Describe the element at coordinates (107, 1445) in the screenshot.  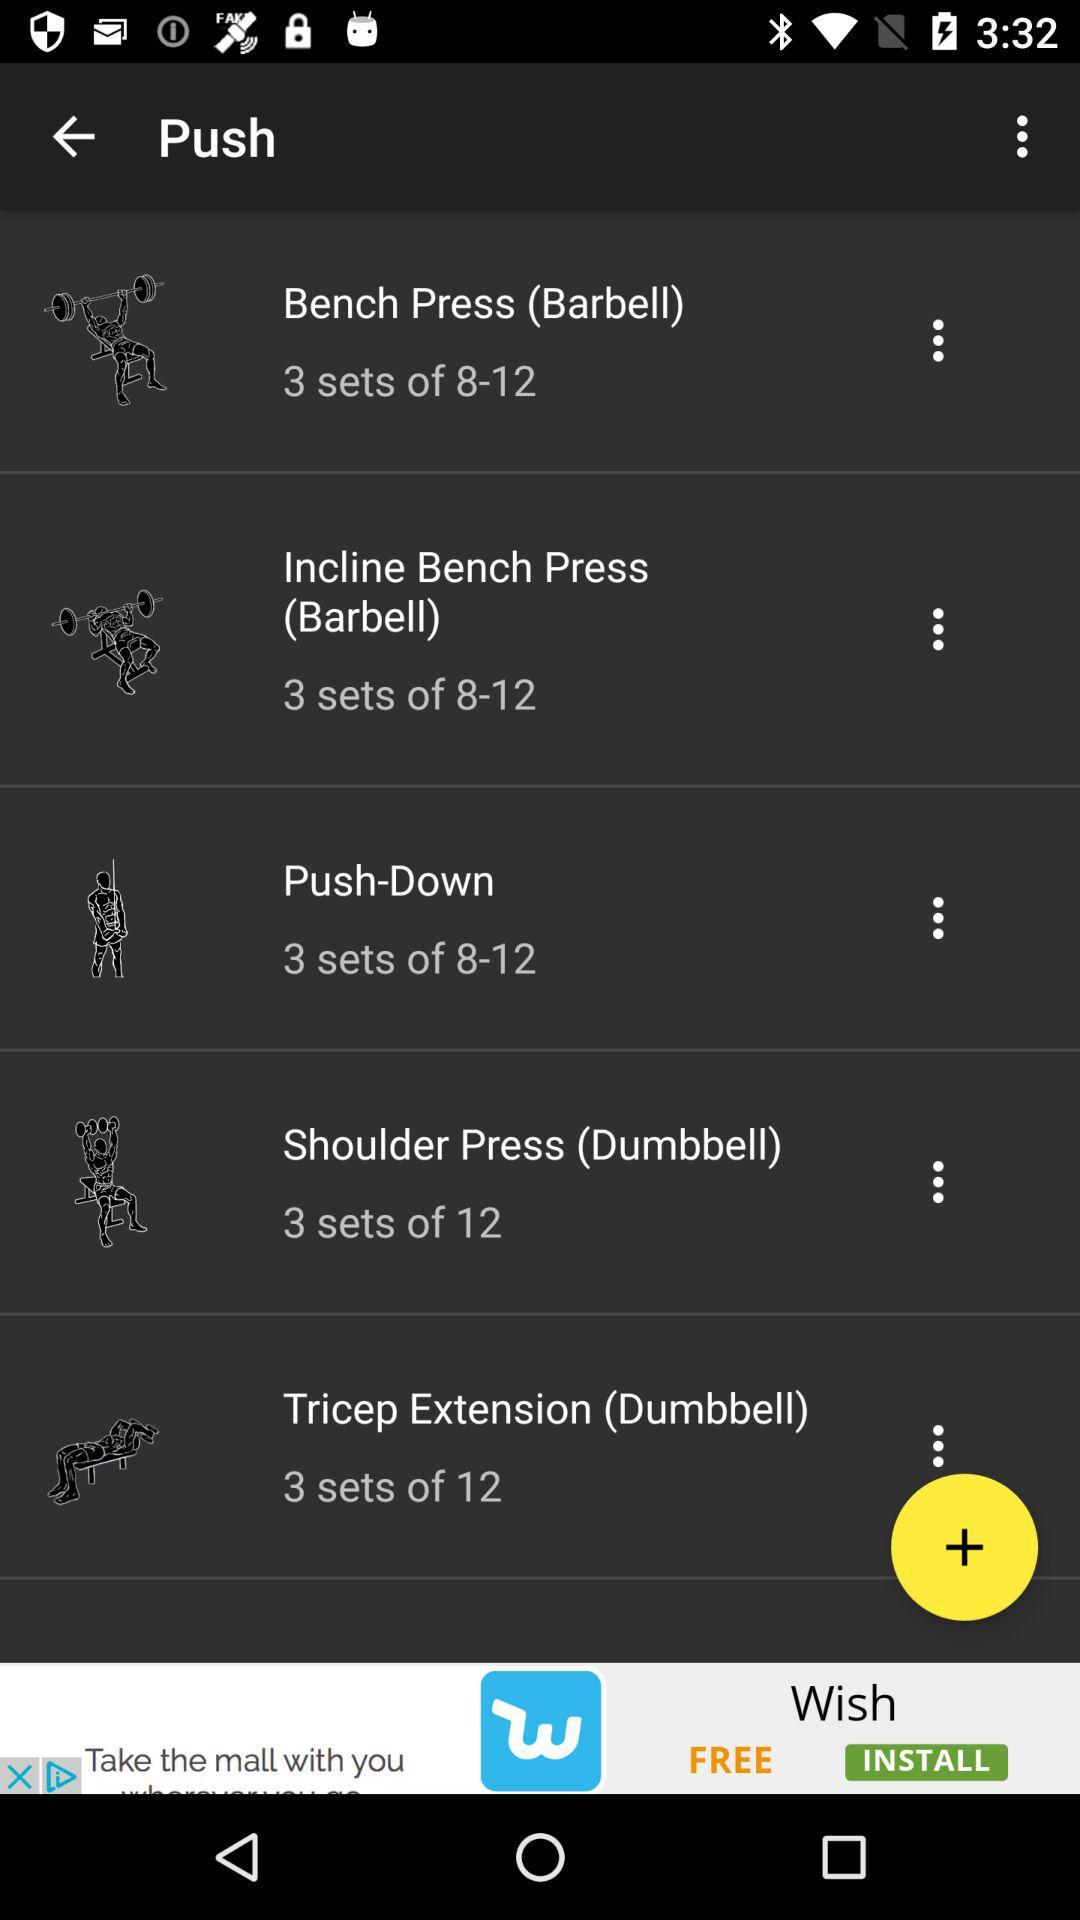
I see `the sixth image` at that location.